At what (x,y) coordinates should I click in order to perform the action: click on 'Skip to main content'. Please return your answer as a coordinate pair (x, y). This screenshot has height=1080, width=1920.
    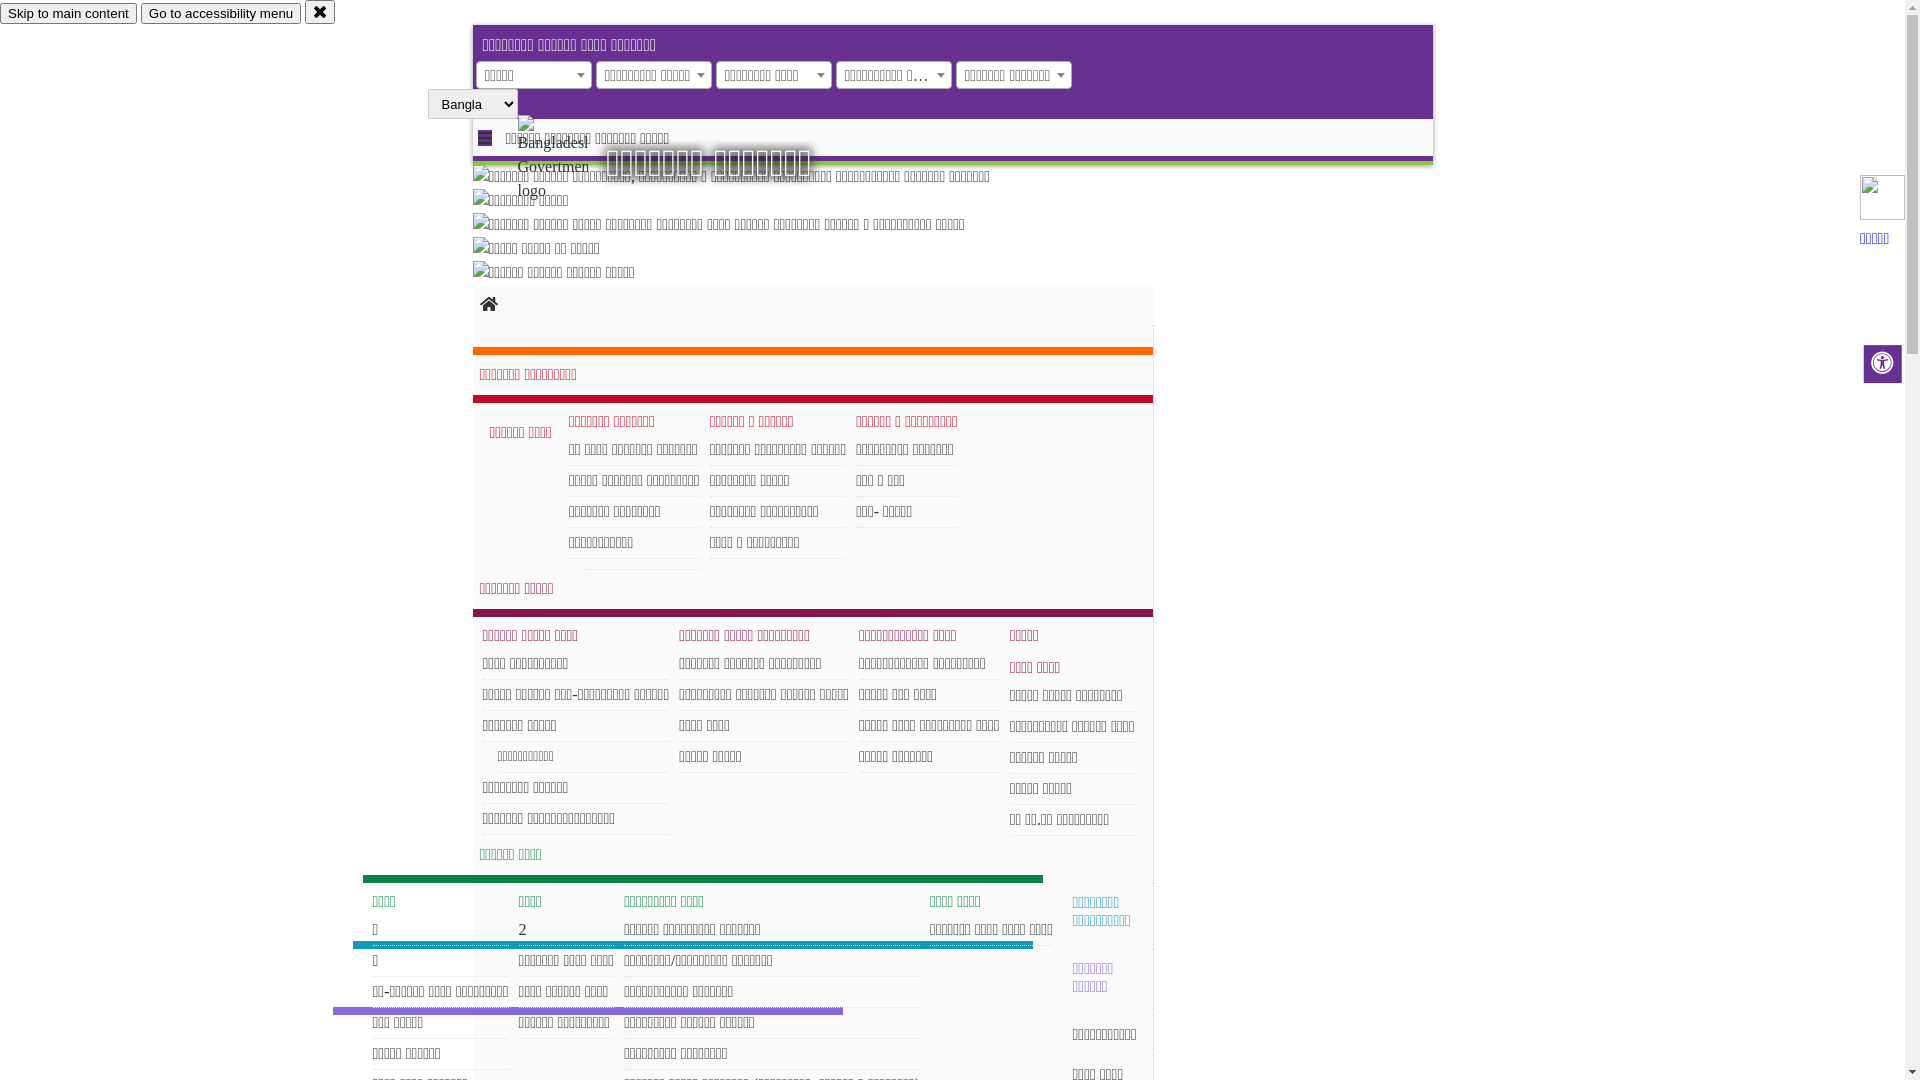
    Looking at the image, I should click on (68, 13).